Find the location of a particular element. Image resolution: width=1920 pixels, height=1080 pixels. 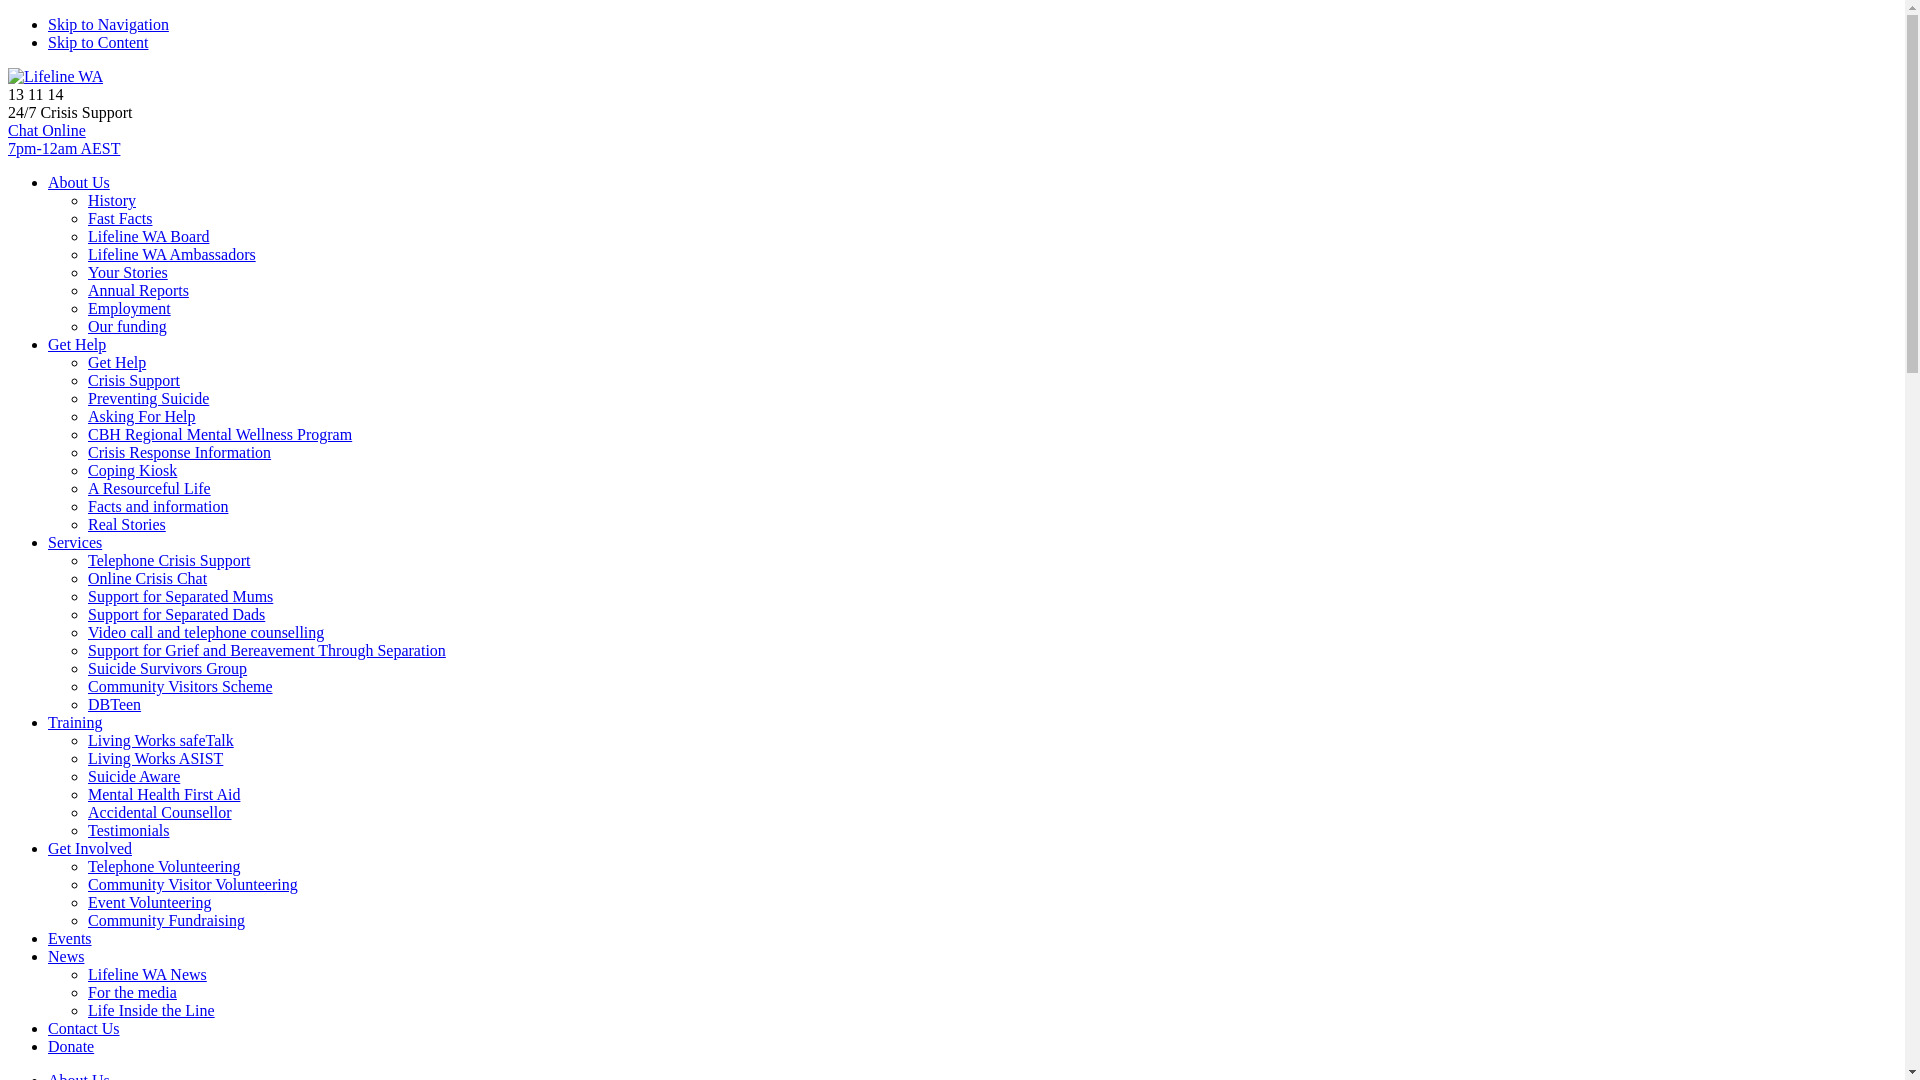

'Living Works safeTalk' is located at coordinates (161, 740).